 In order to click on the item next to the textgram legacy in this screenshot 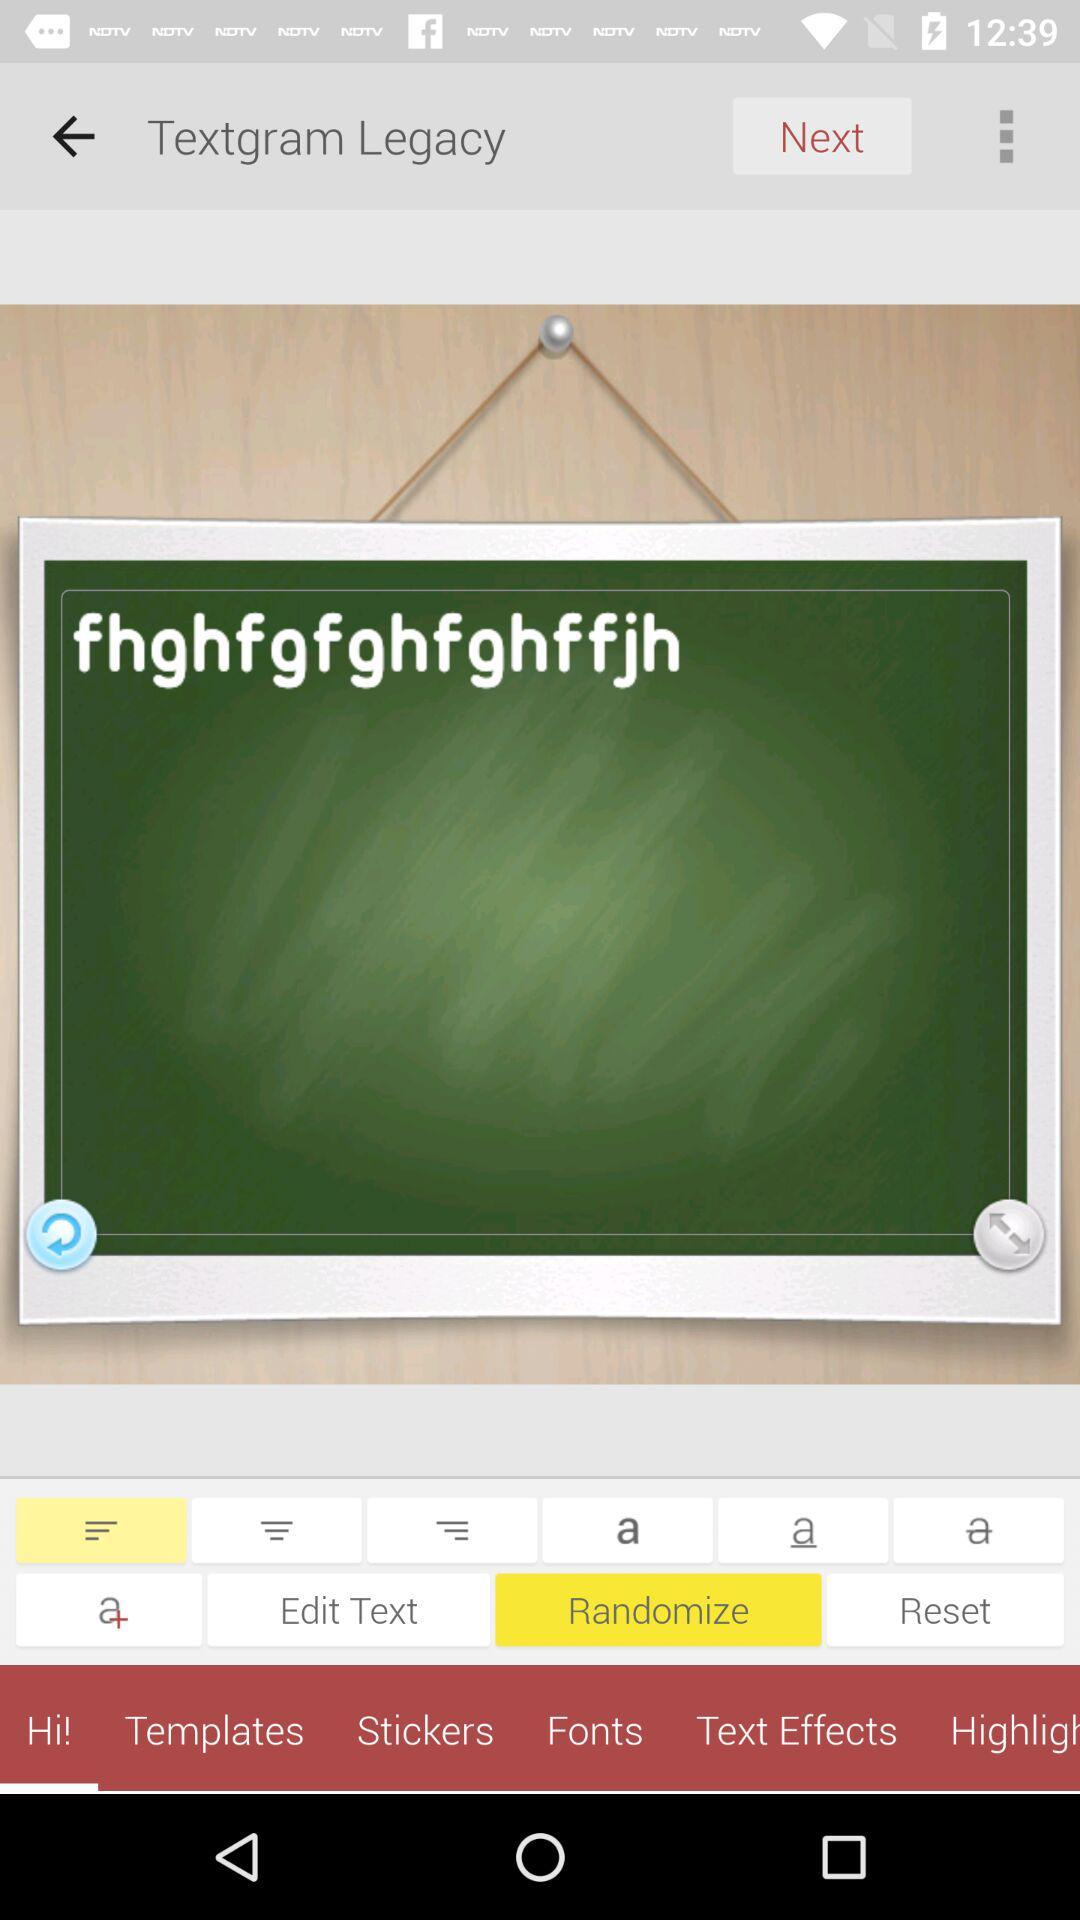, I will do `click(822, 135)`.